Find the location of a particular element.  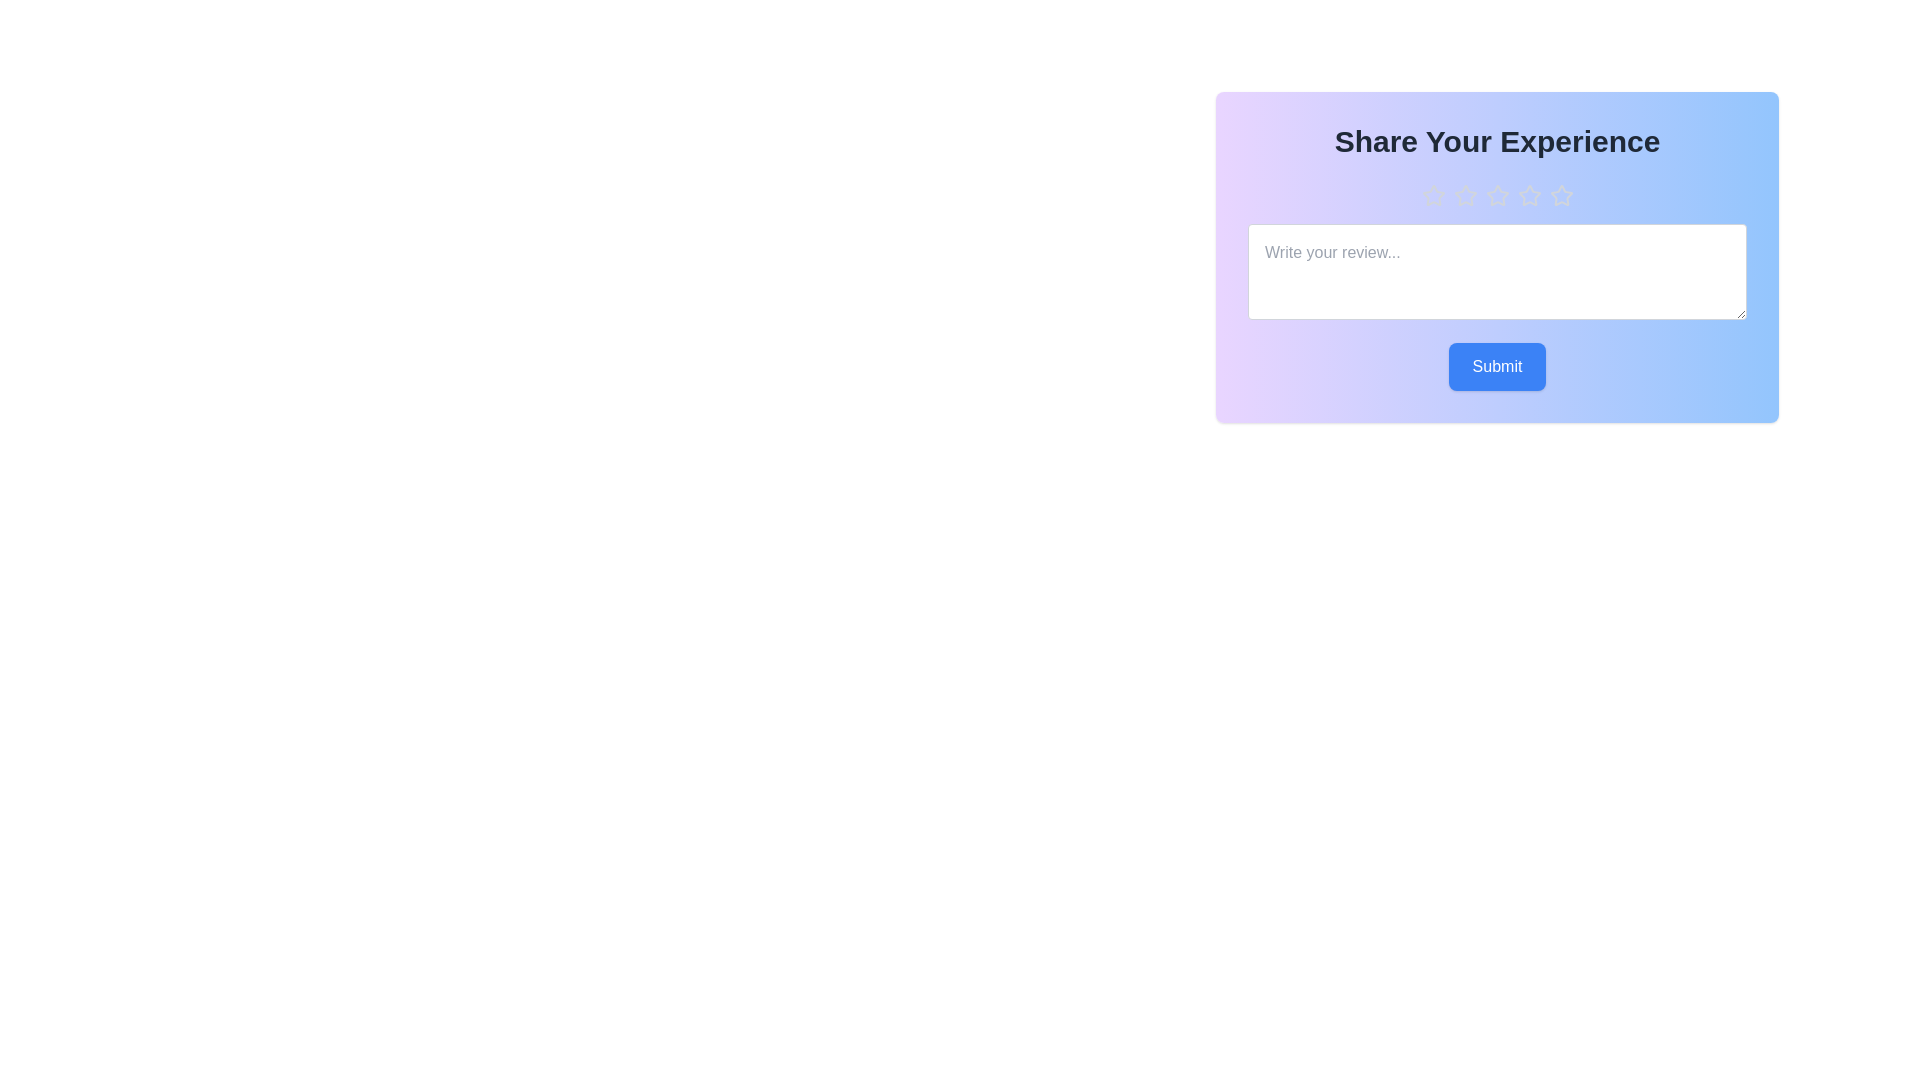

the rating to 5 stars by clicking the corresponding star button is located at coordinates (1560, 196).